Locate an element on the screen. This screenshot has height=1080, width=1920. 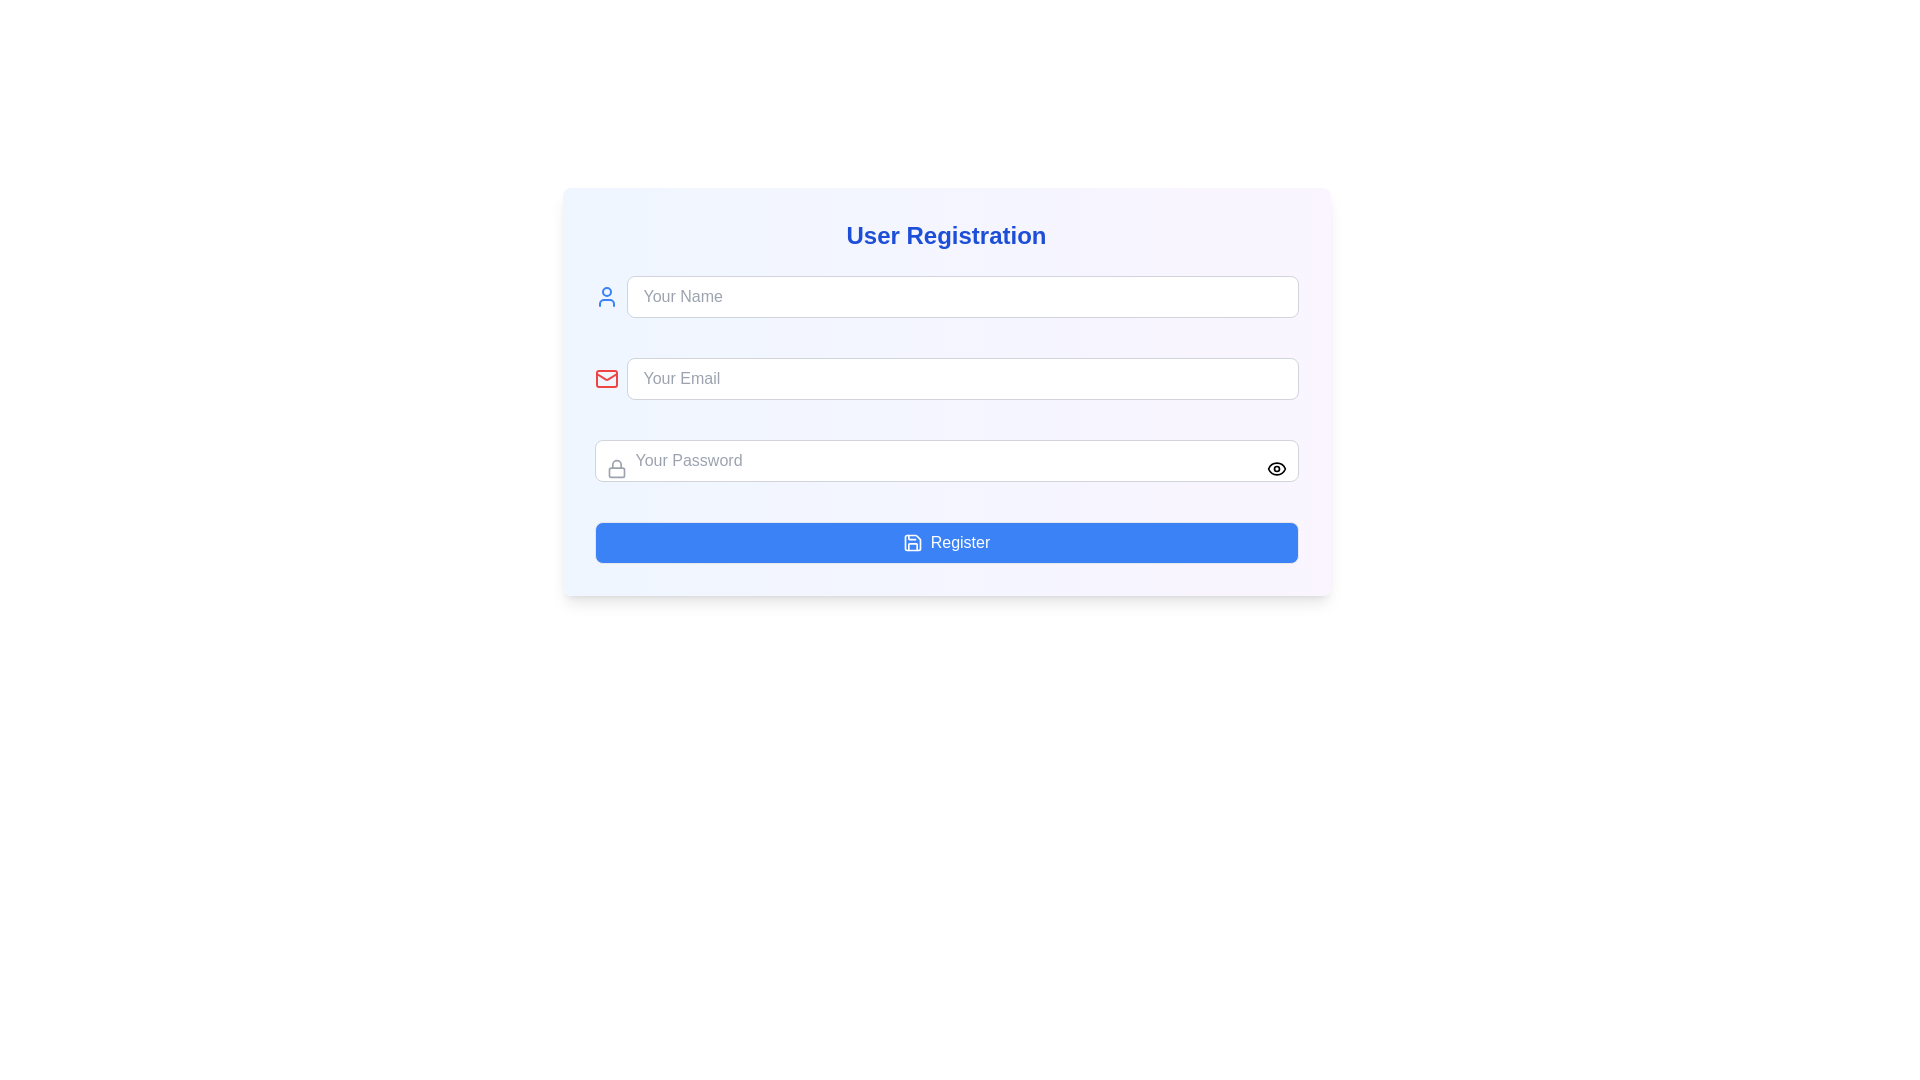
the registration button located under the password input field, which initiates the registration process is located at coordinates (945, 543).